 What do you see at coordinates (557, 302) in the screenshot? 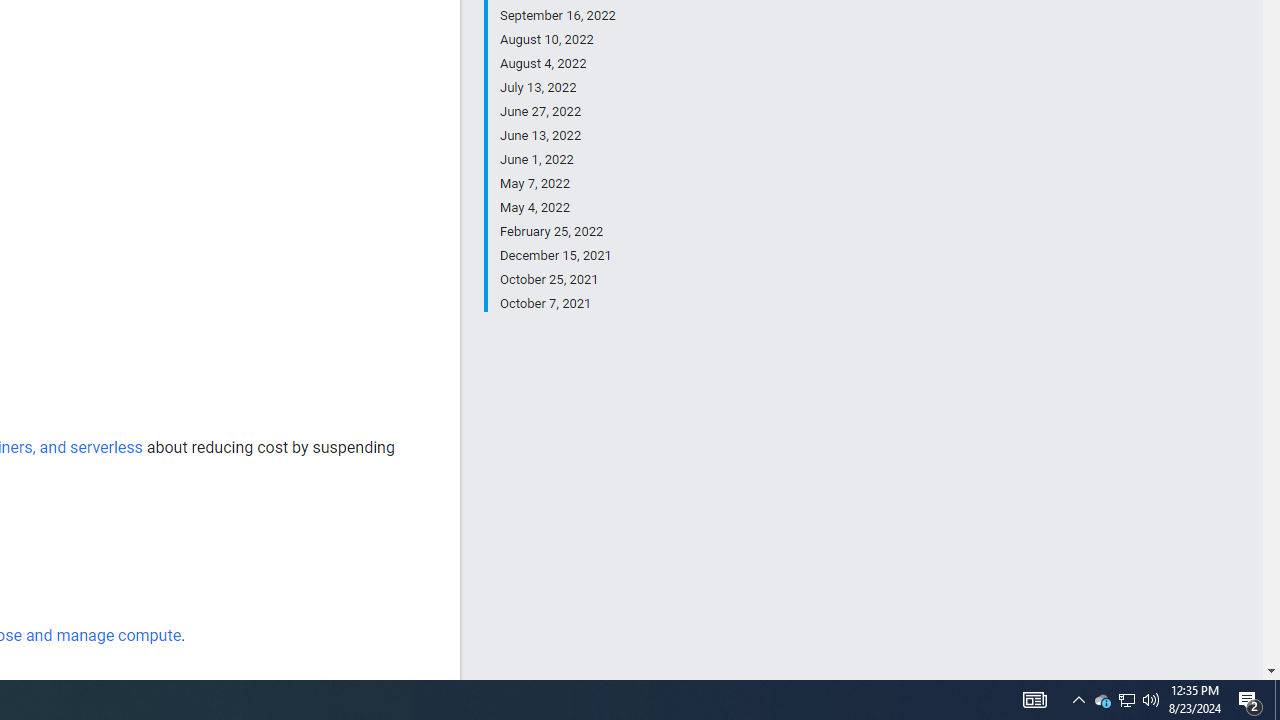
I see `'October 7, 2021'` at bounding box center [557, 302].